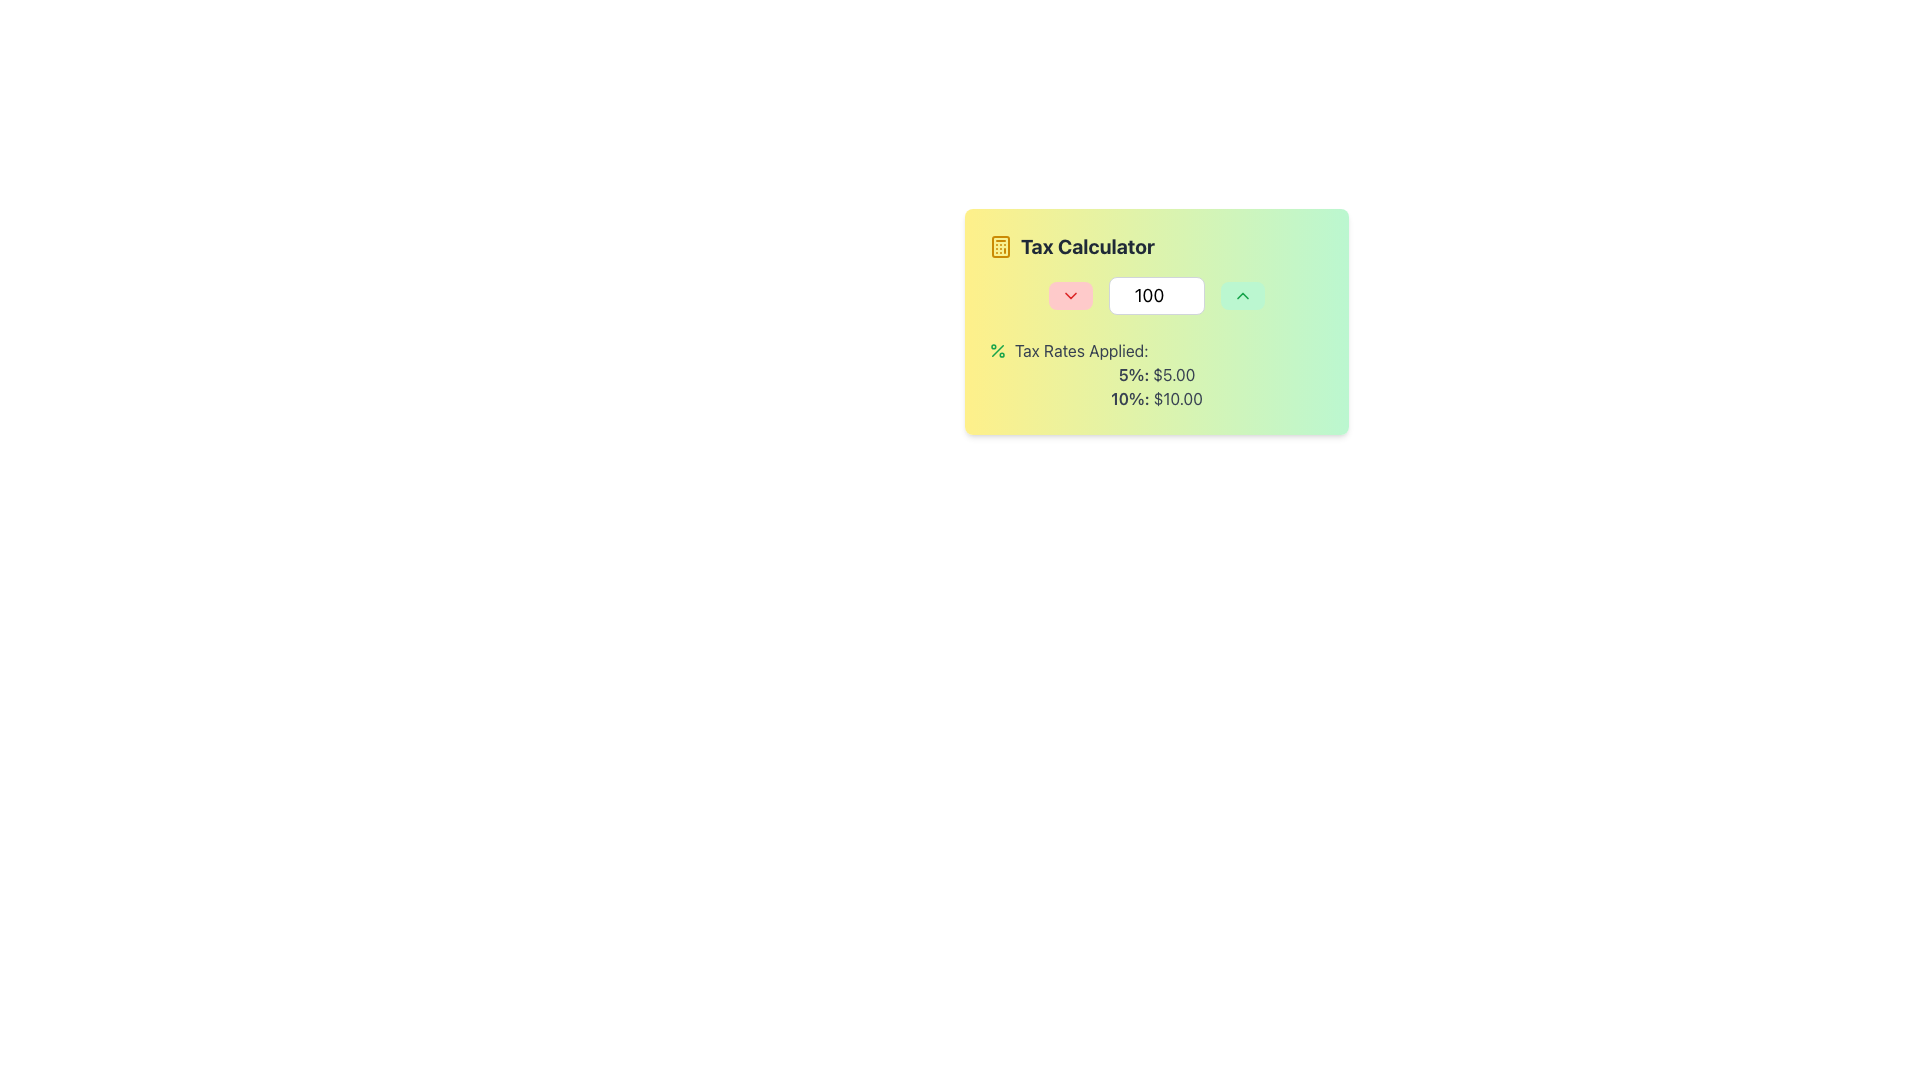 The width and height of the screenshot is (1920, 1080). What do you see at coordinates (1001, 245) in the screenshot?
I see `the rectangle that represents the body of the calculator icon located in the top-left corner of the 'Tax Calculator' card` at bounding box center [1001, 245].